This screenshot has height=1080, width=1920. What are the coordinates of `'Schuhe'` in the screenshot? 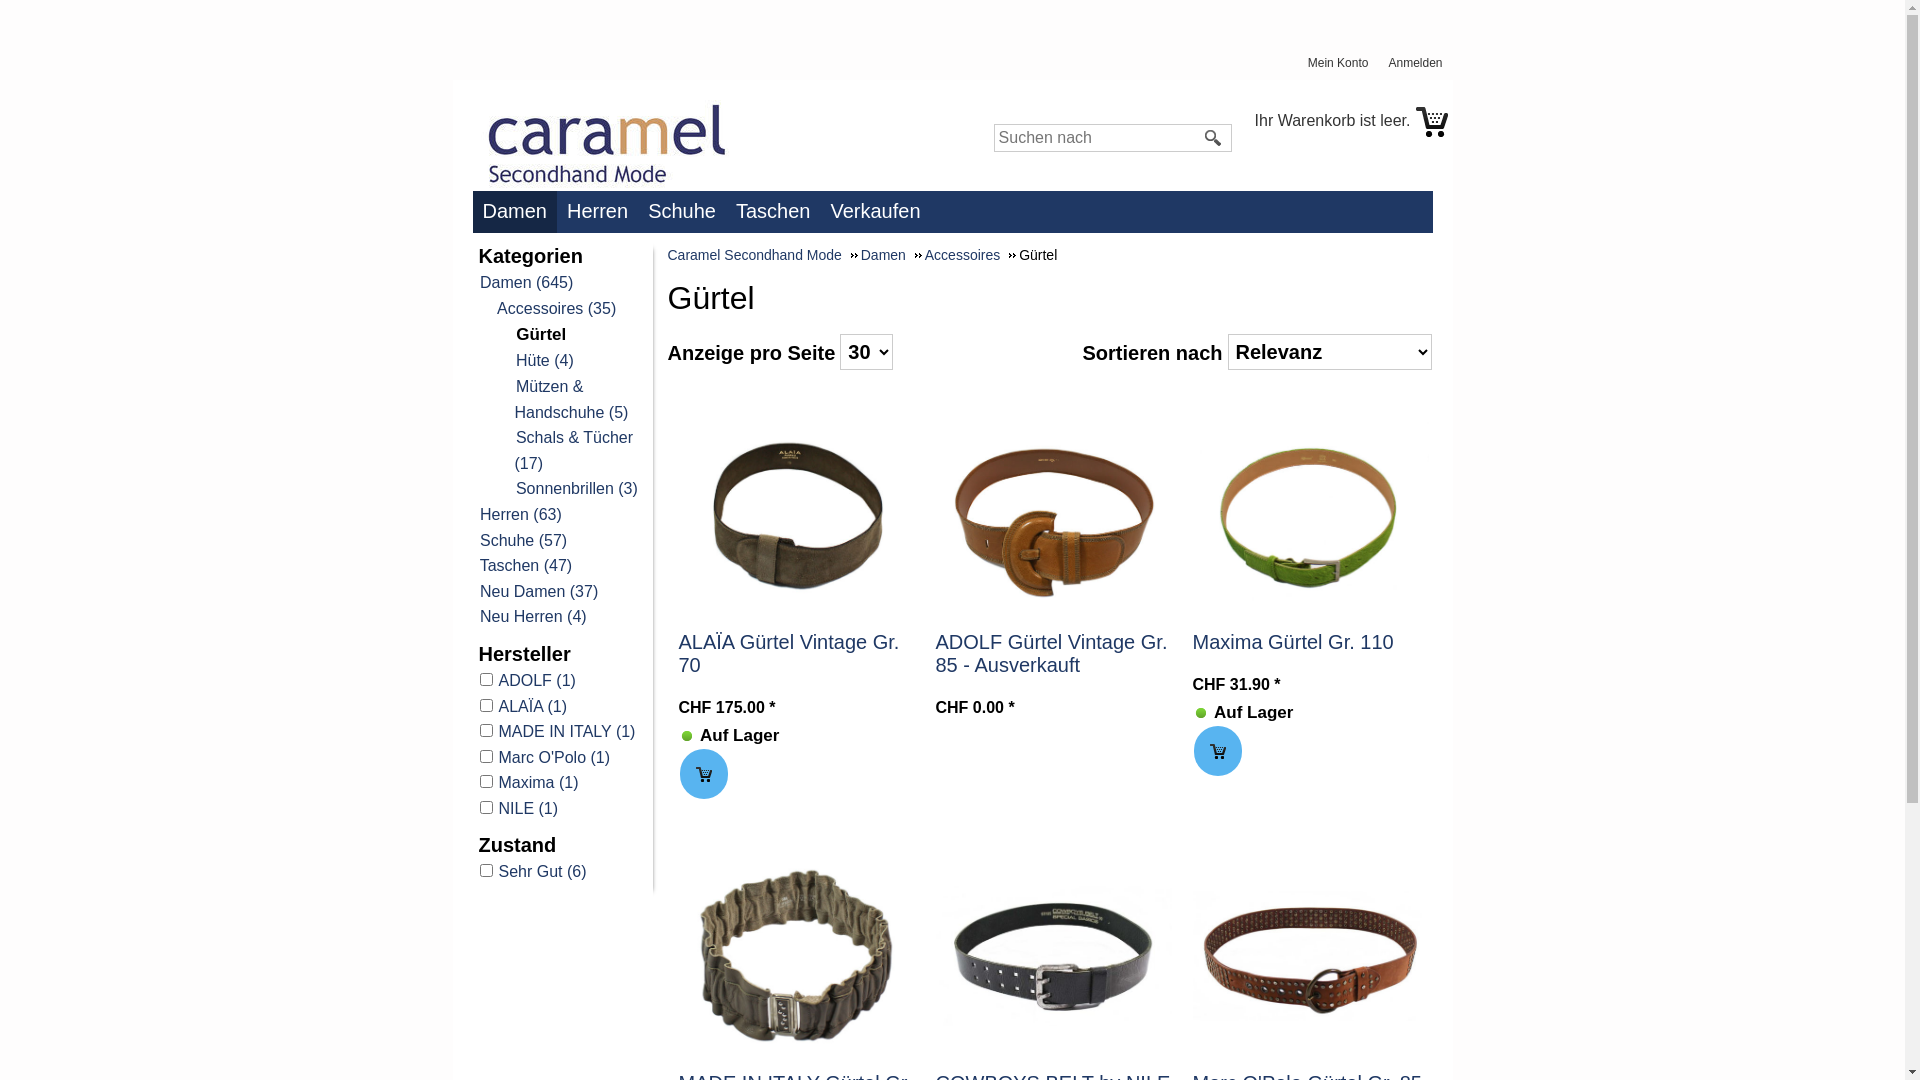 It's located at (686, 210).